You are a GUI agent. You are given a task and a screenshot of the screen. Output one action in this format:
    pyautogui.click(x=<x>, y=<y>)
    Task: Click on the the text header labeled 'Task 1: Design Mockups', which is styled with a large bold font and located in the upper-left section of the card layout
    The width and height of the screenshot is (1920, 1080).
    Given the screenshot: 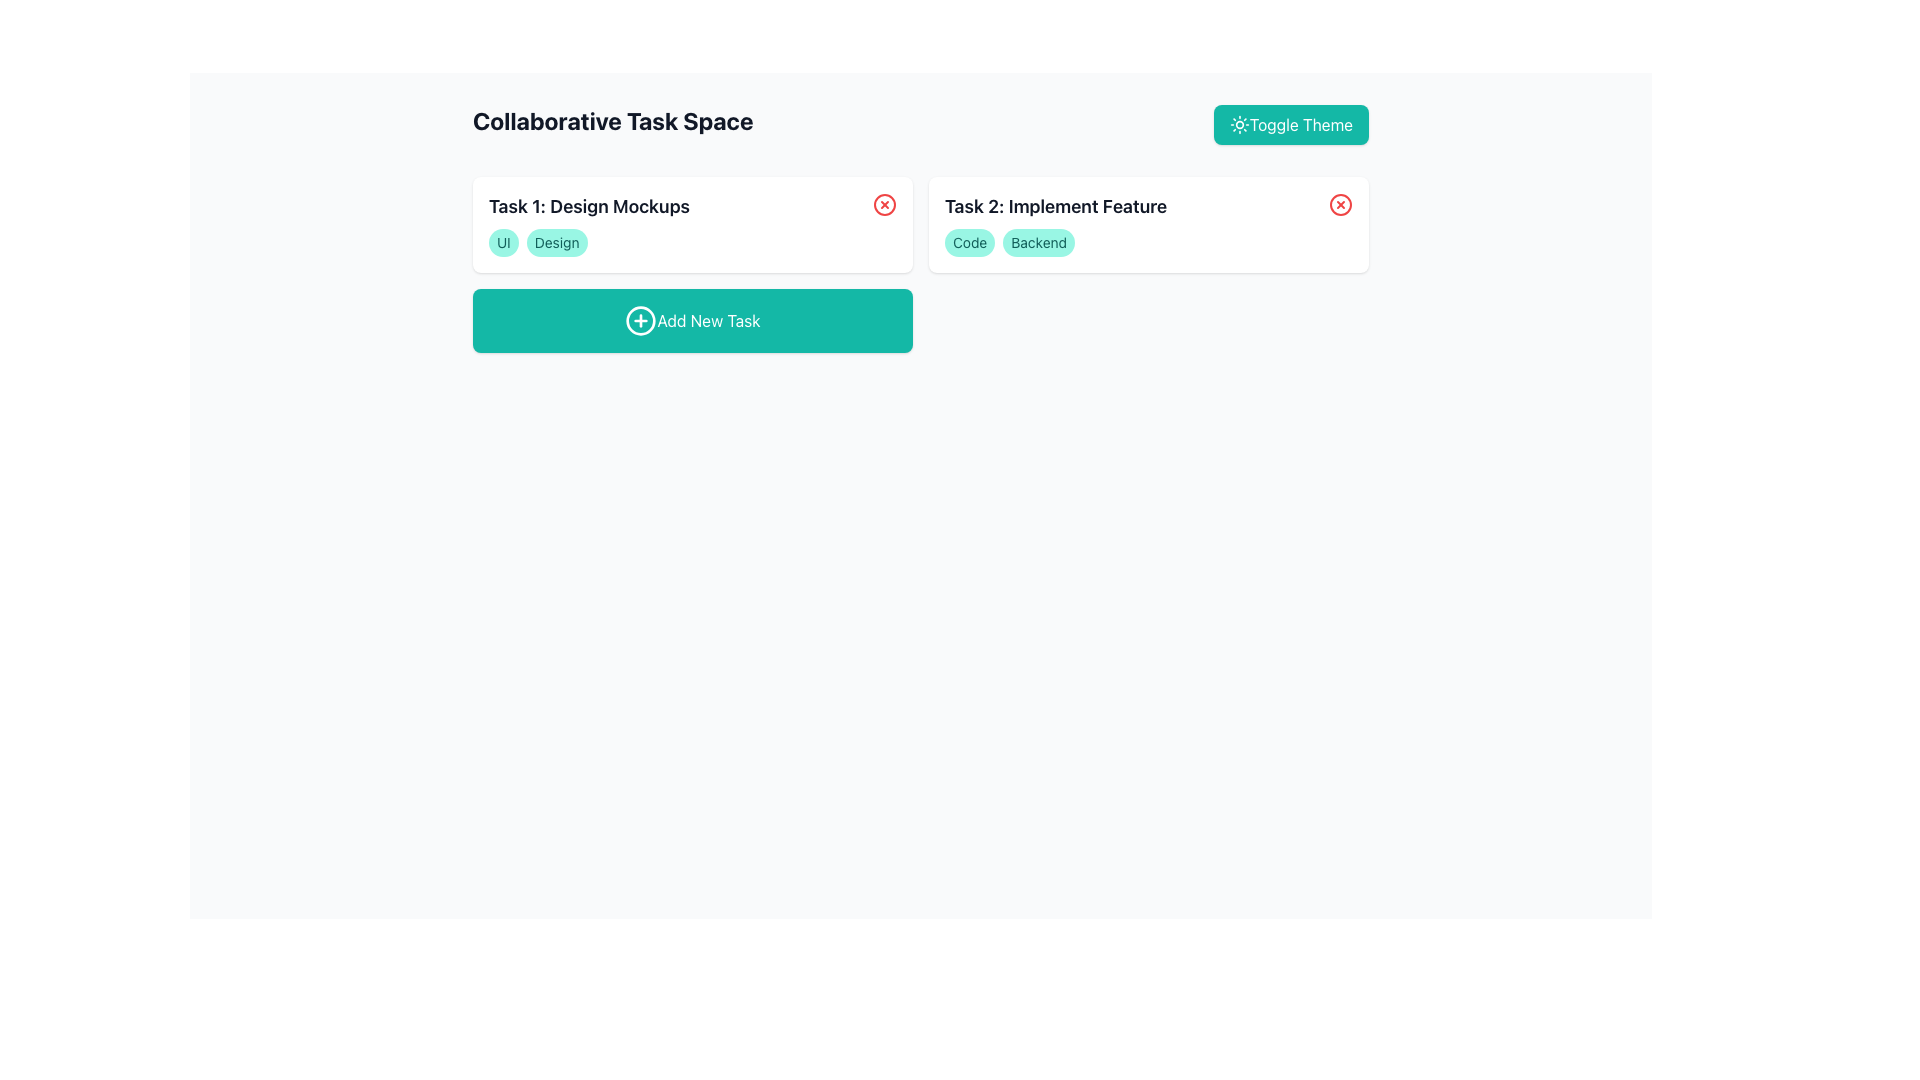 What is the action you would take?
    pyautogui.click(x=588, y=207)
    